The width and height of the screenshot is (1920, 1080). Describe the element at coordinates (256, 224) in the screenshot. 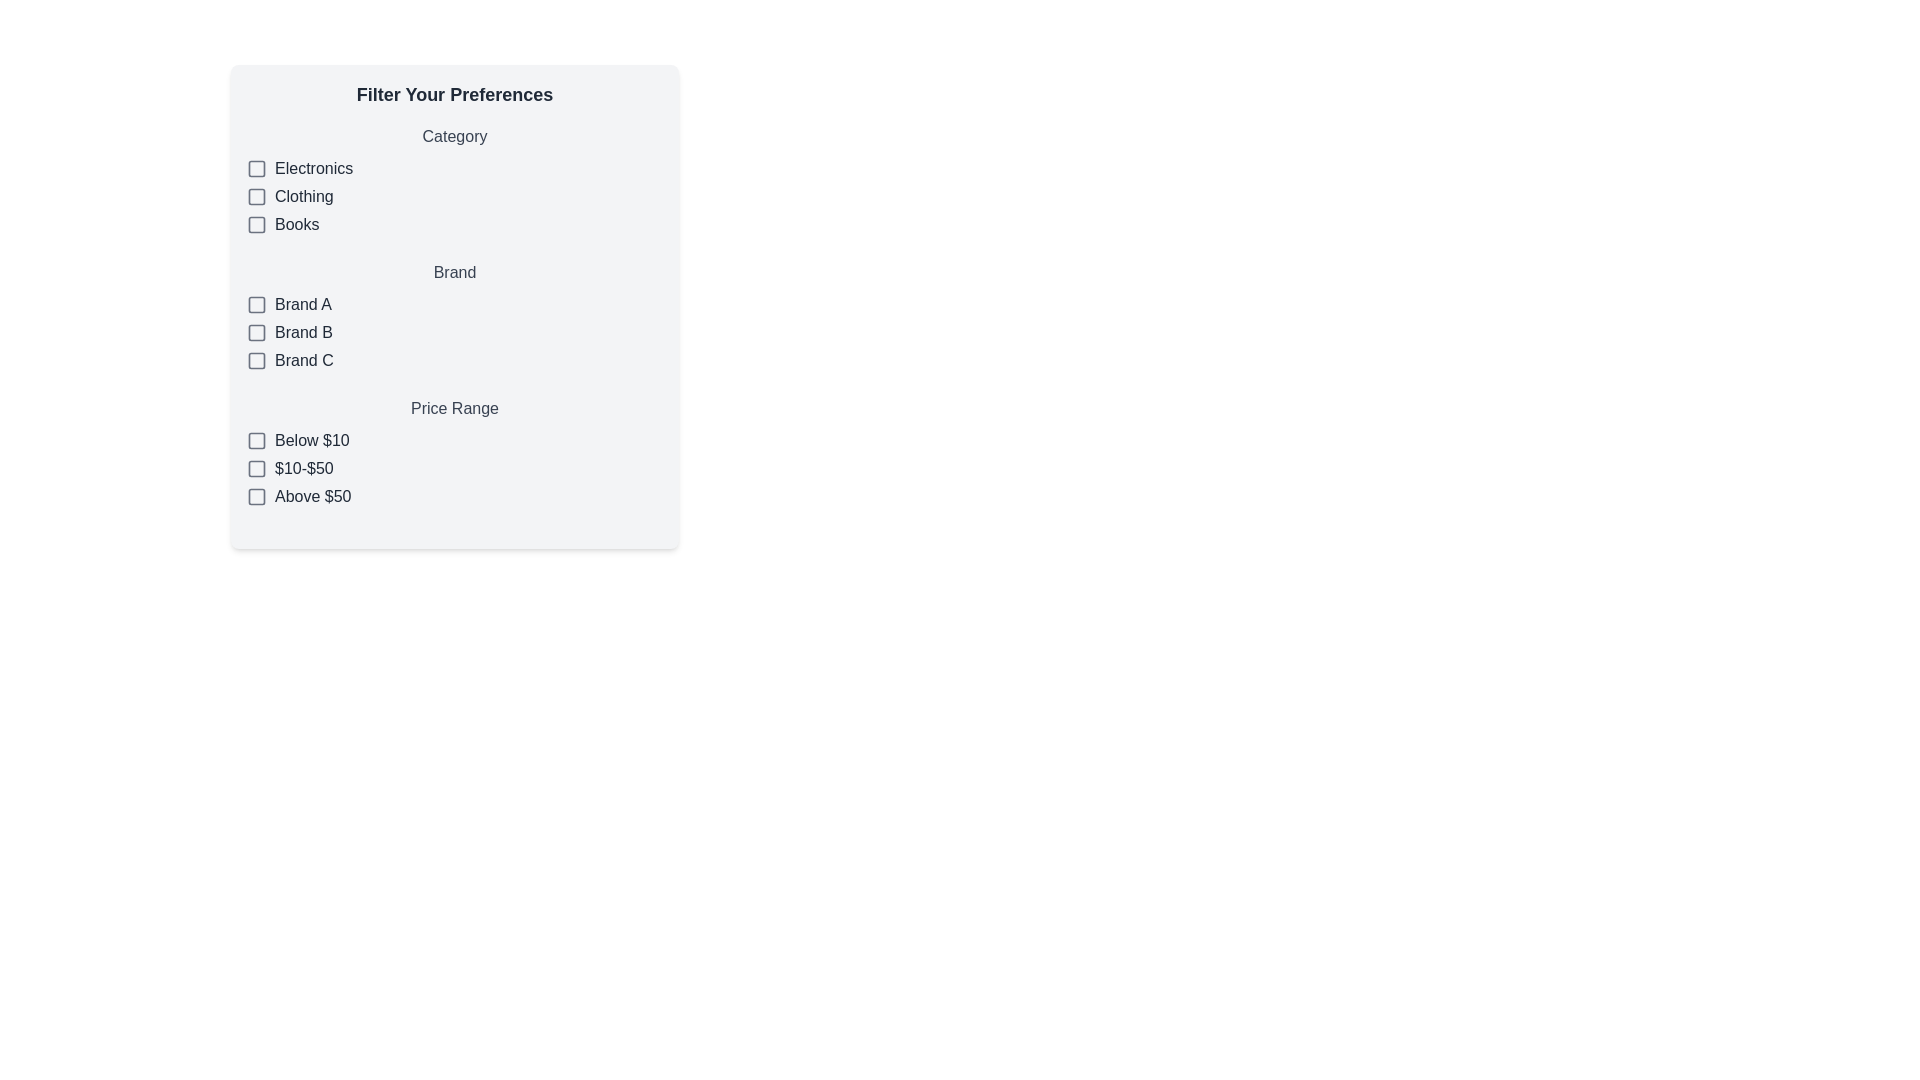

I see `the checkbox graphic associated with the 'Books' category` at that location.